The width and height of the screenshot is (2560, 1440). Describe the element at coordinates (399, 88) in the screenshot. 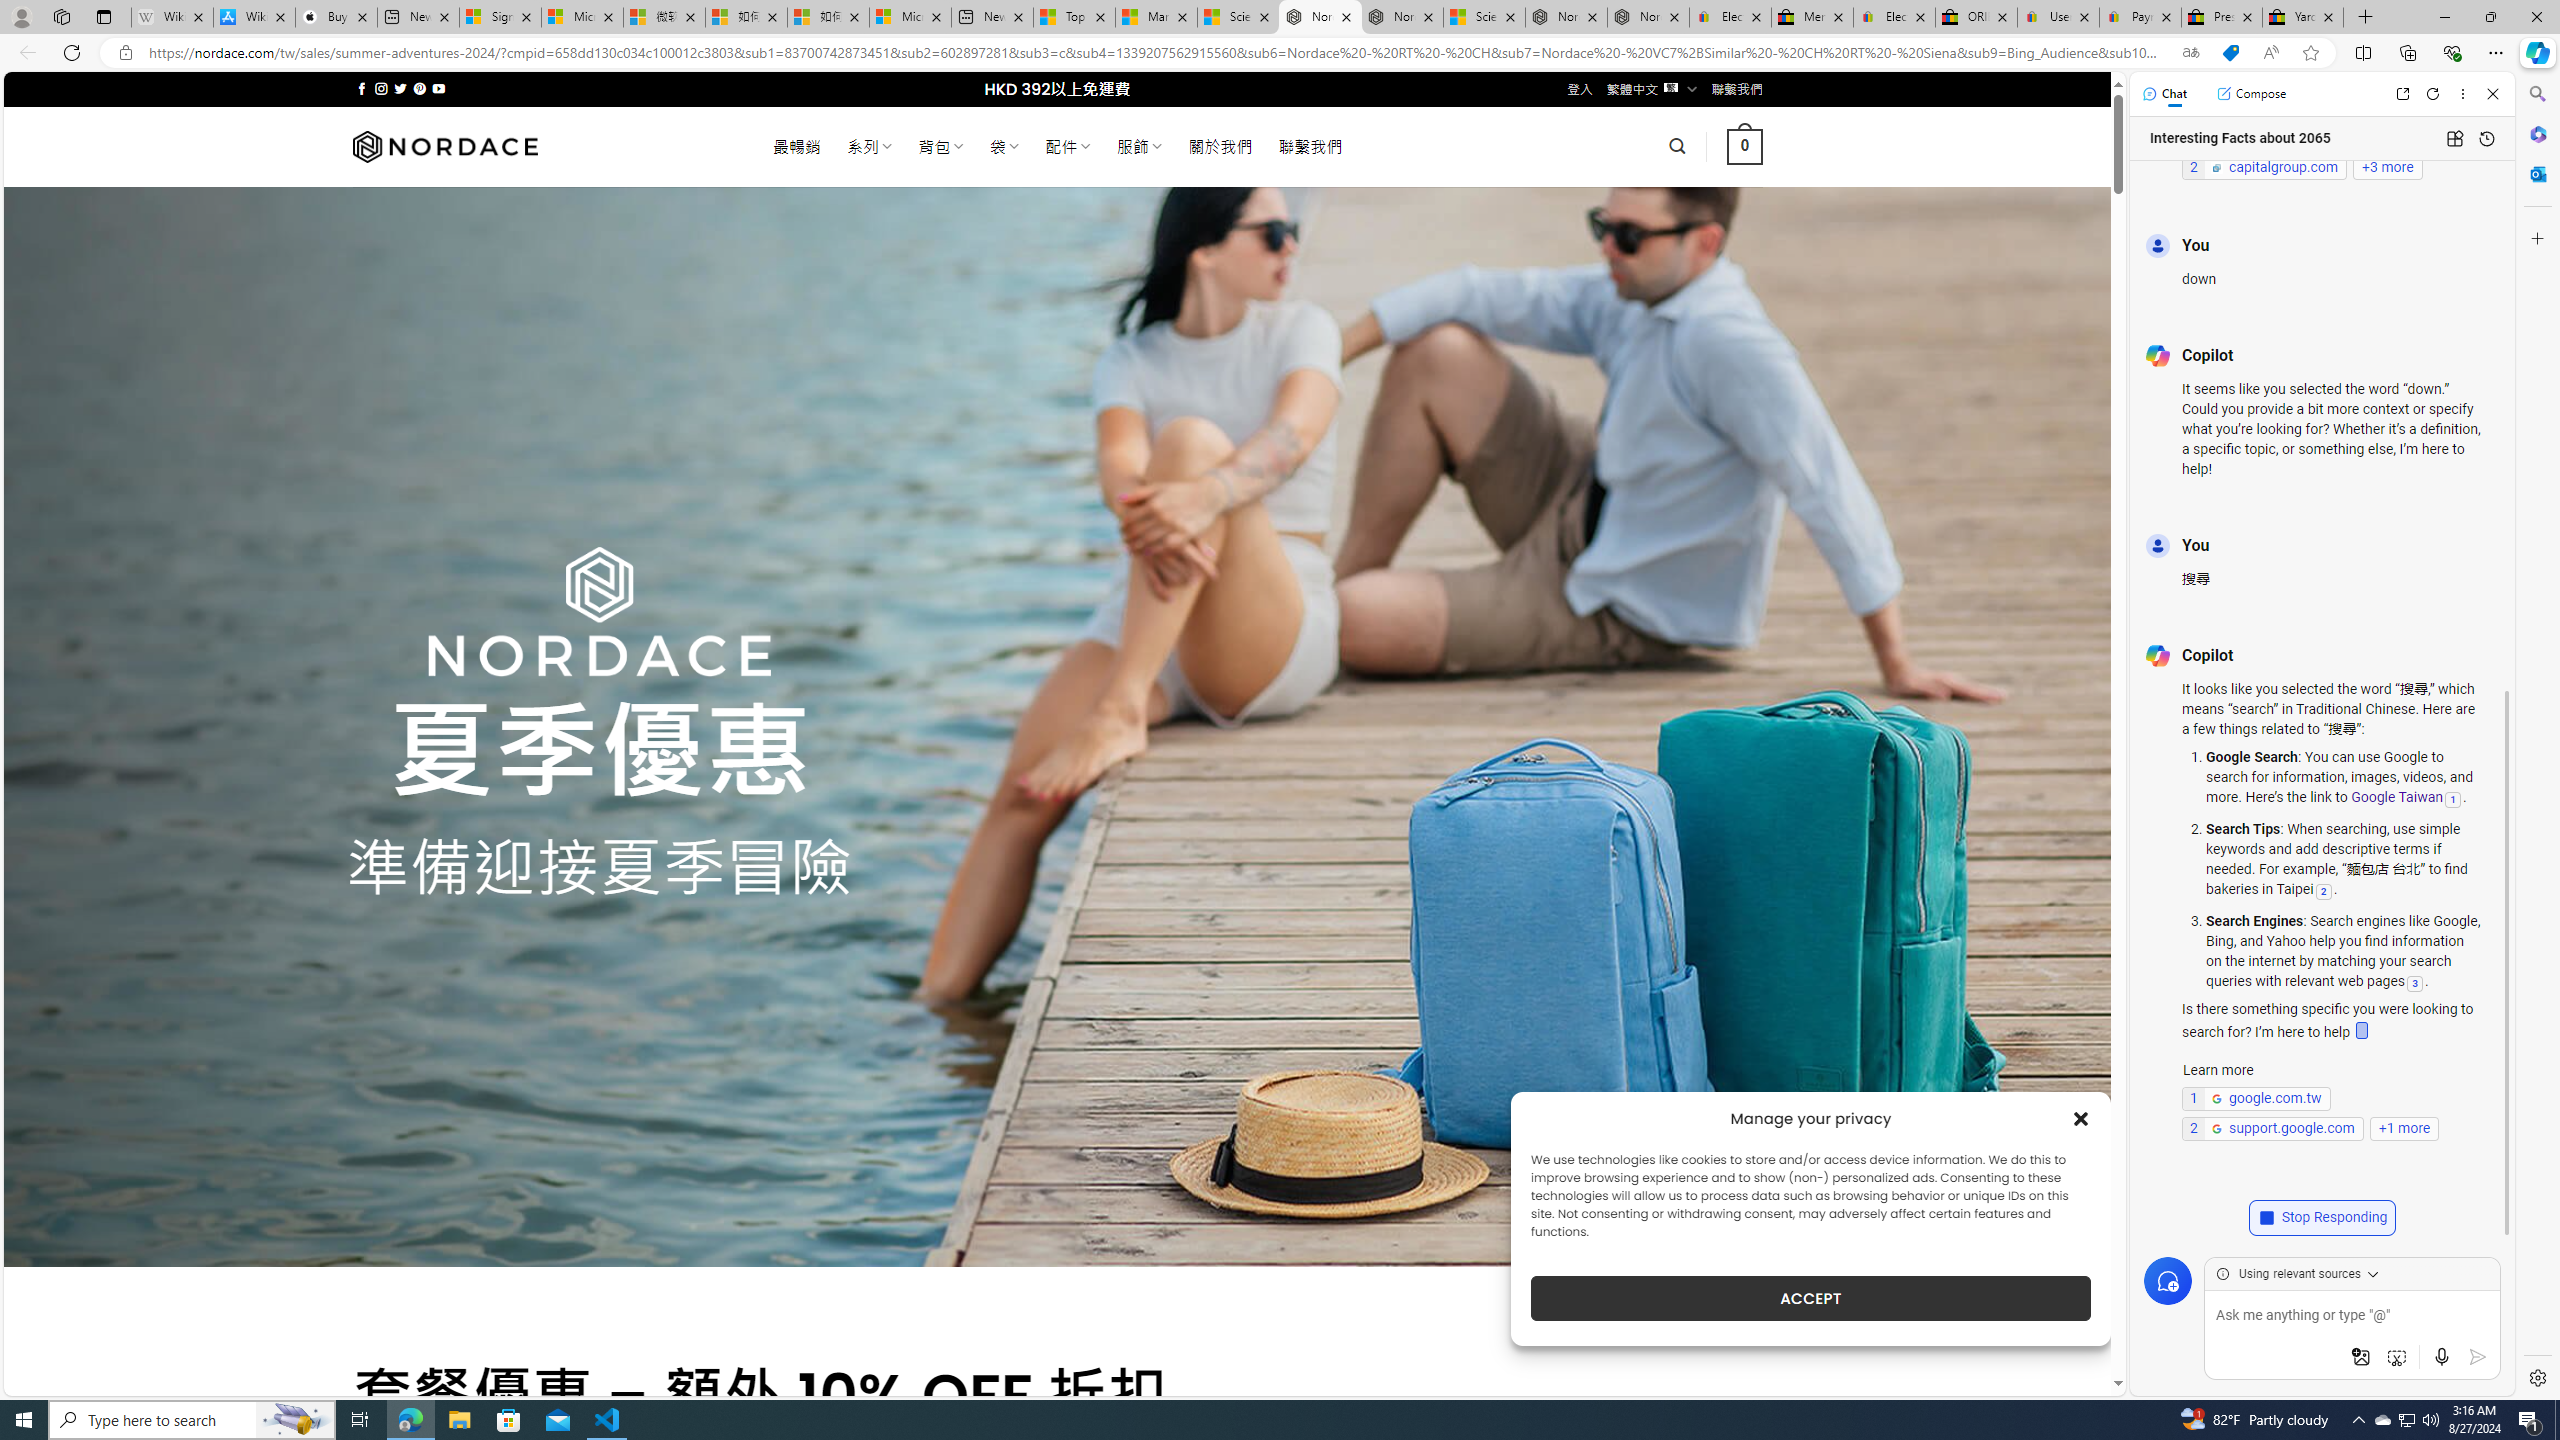

I see `'Follow on Twitter'` at that location.